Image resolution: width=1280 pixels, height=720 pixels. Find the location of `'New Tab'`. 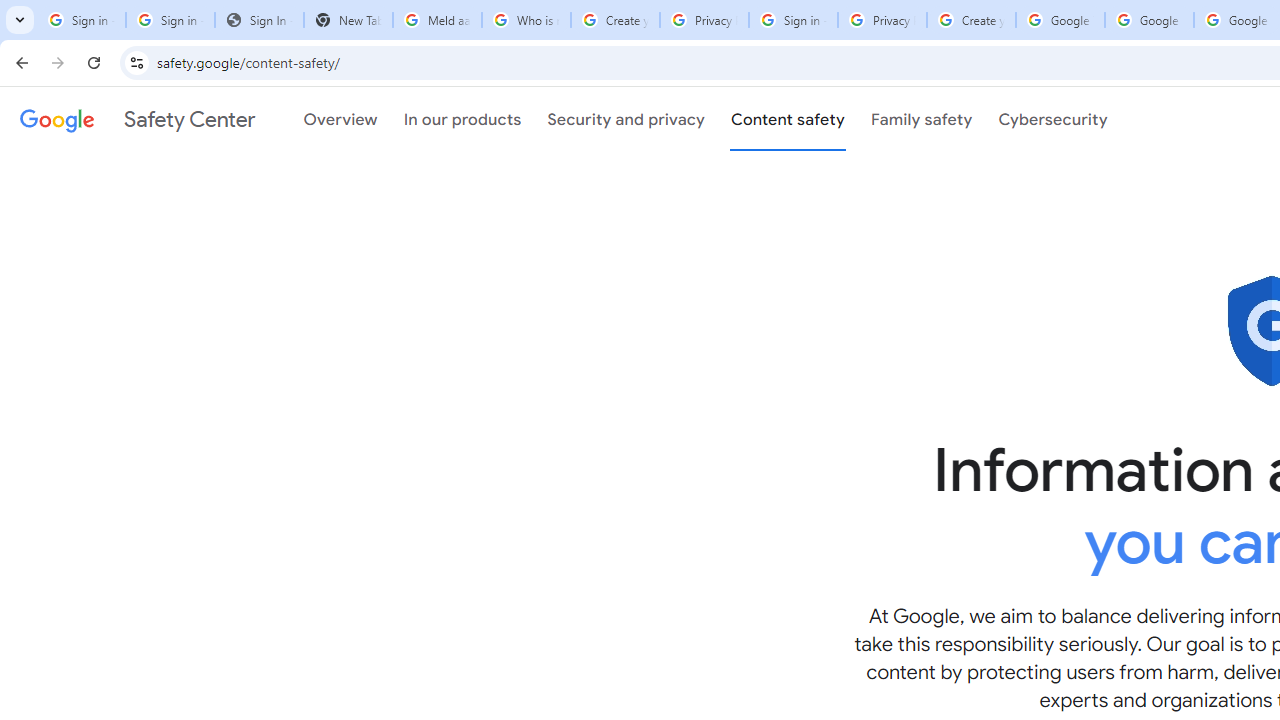

'New Tab' is located at coordinates (348, 20).